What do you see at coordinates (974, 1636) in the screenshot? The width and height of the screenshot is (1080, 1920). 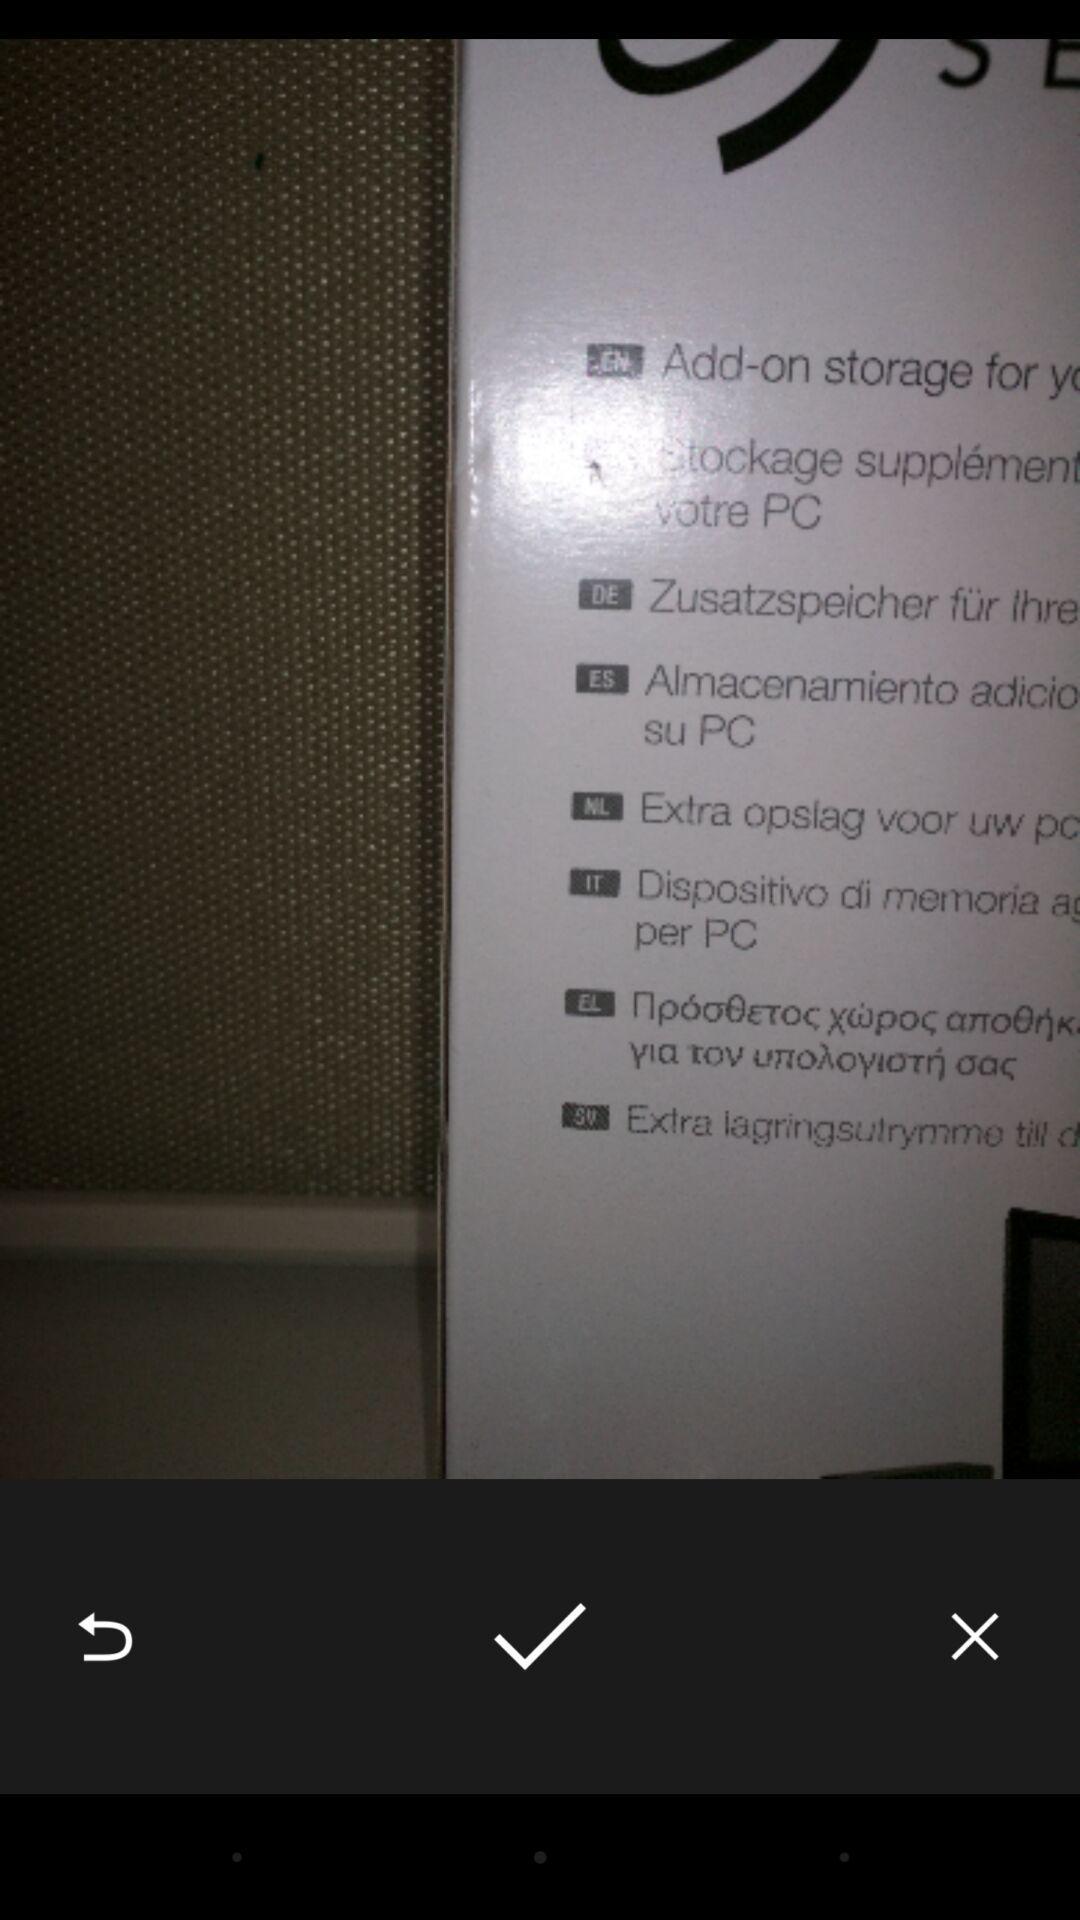 I see `item at the bottom right corner` at bounding box center [974, 1636].